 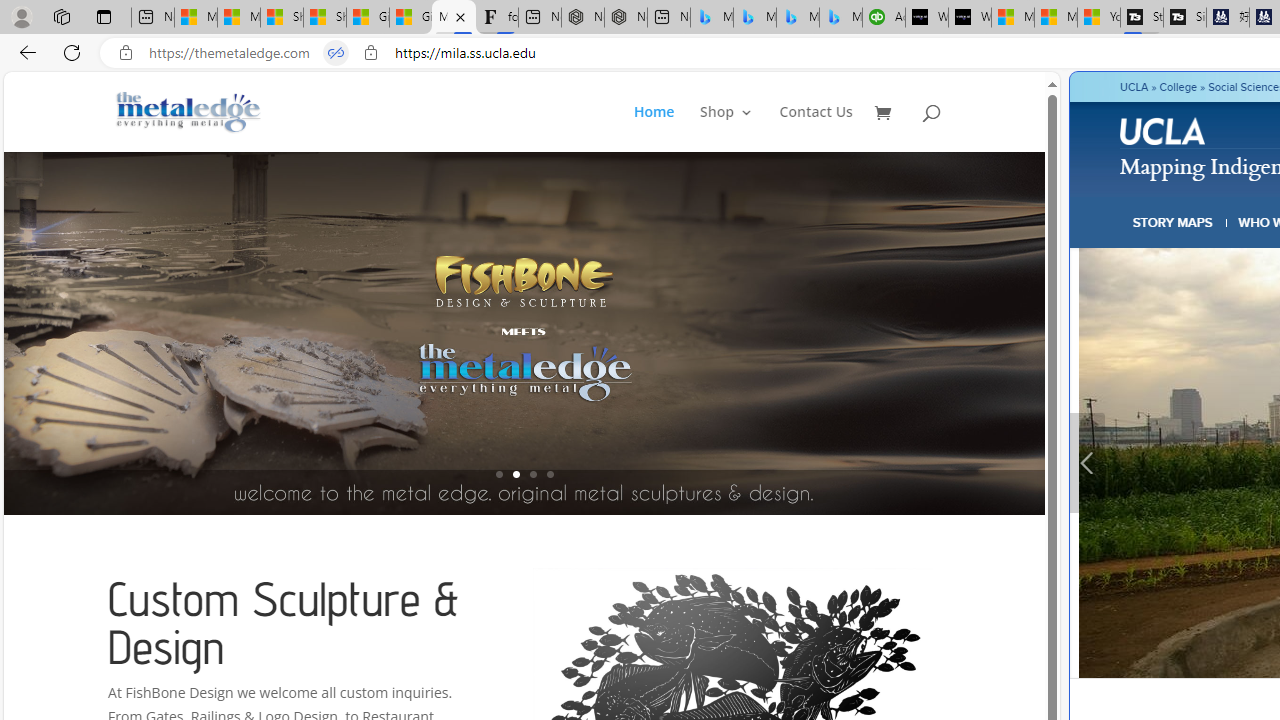 What do you see at coordinates (726, 128) in the screenshot?
I see `'Shop 3'` at bounding box center [726, 128].